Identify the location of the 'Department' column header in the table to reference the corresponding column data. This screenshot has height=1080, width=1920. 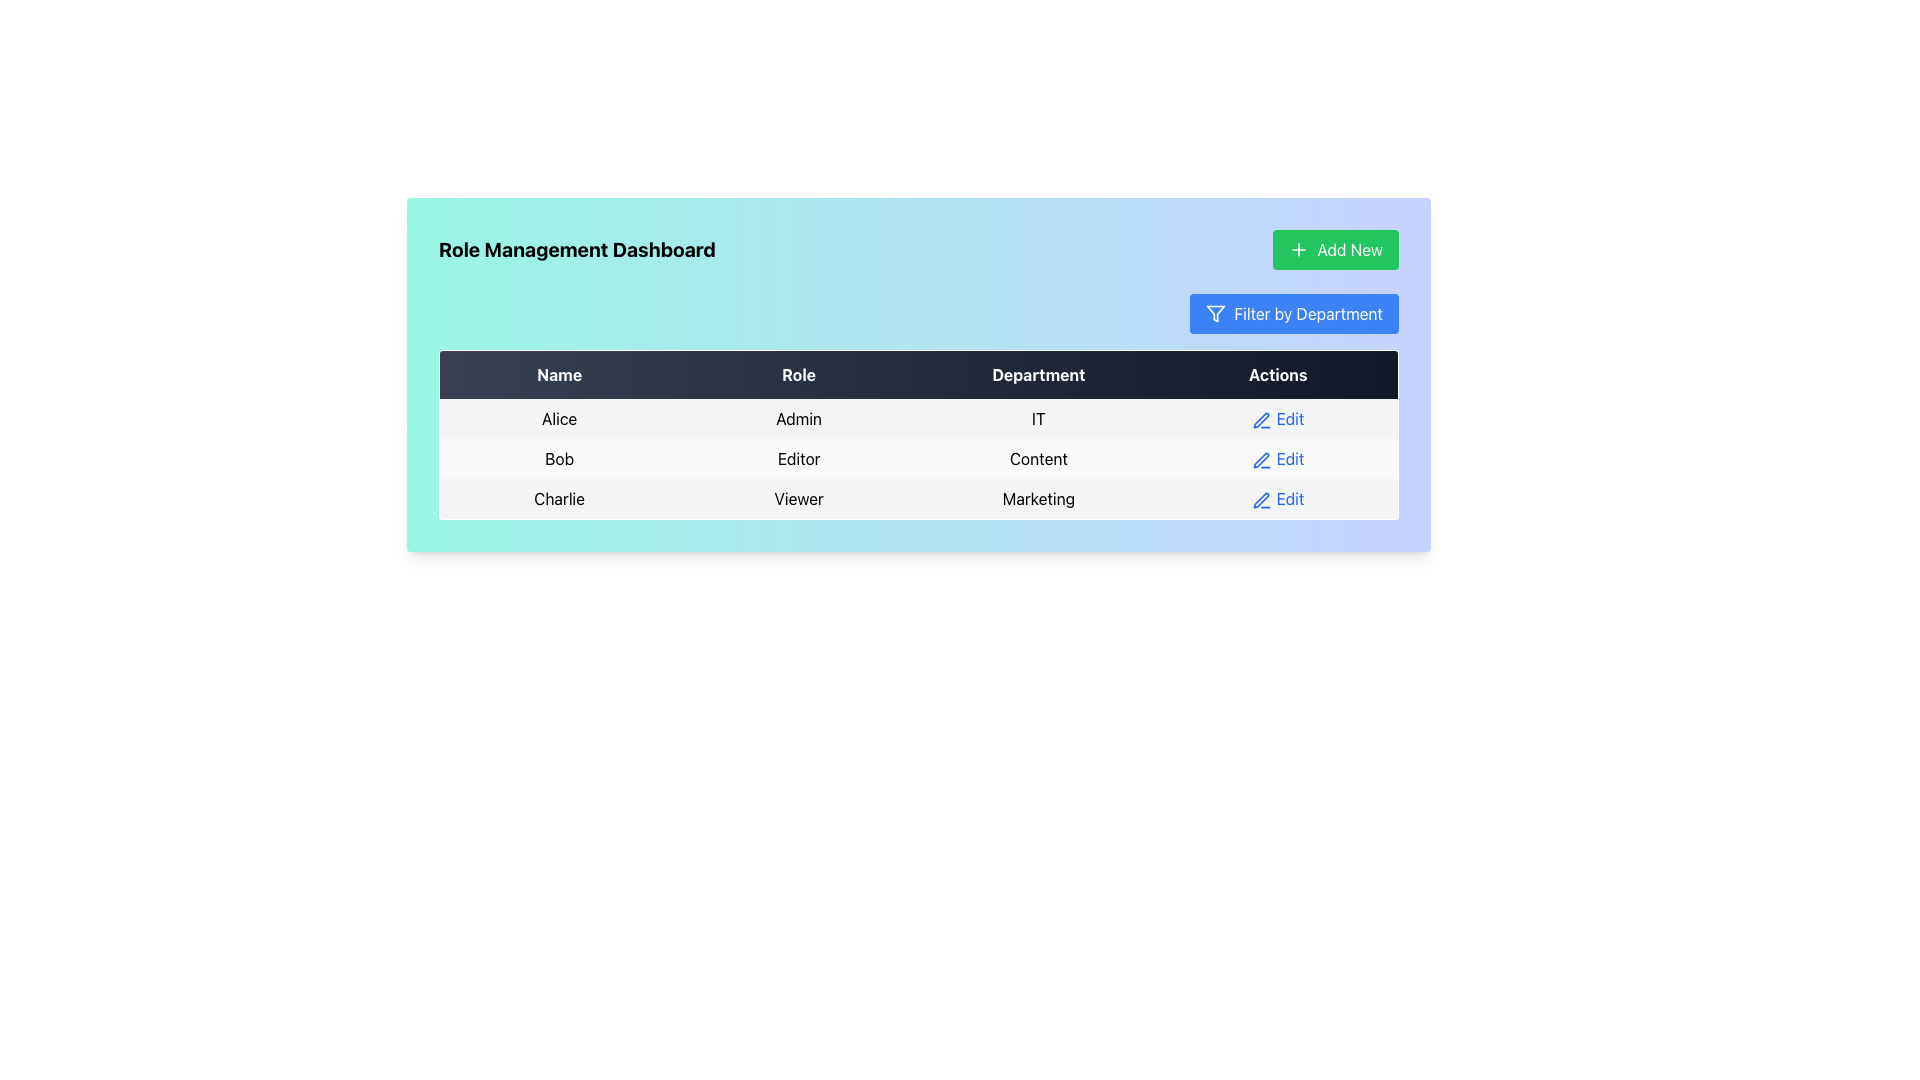
(1038, 374).